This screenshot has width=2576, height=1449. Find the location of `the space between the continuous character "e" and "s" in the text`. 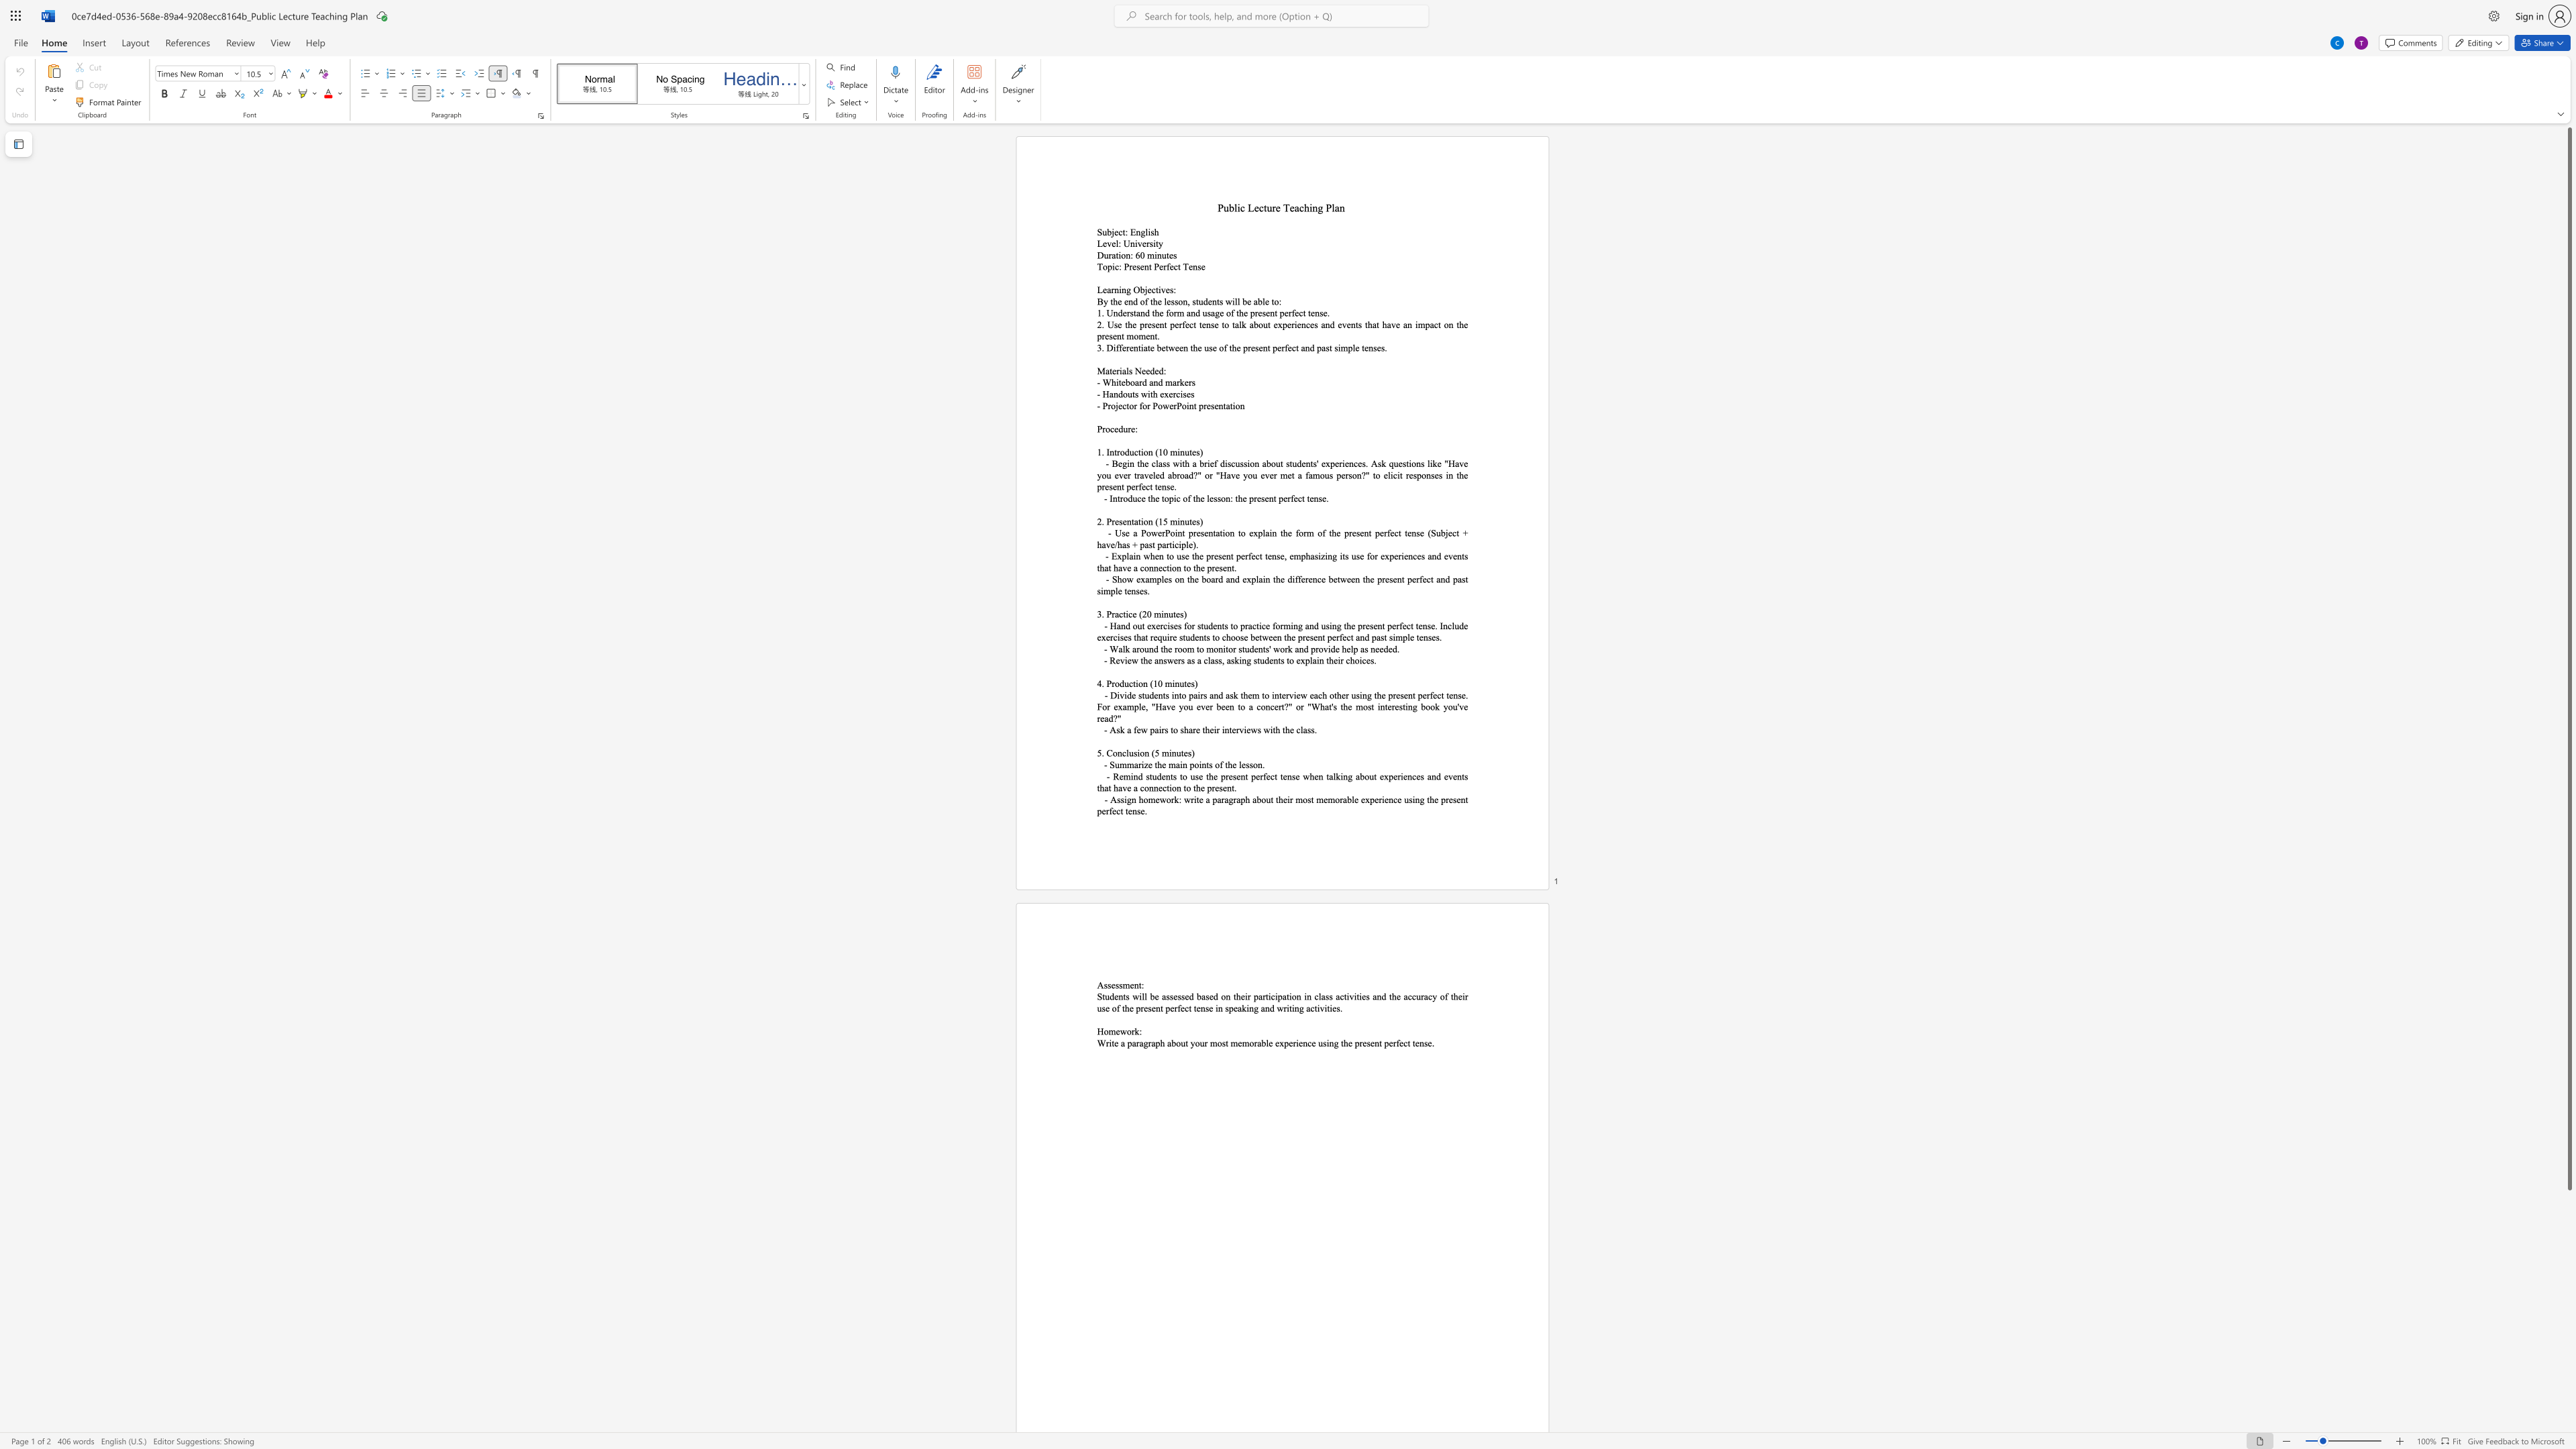

the space between the continuous character "e" and "s" in the text is located at coordinates (1189, 394).